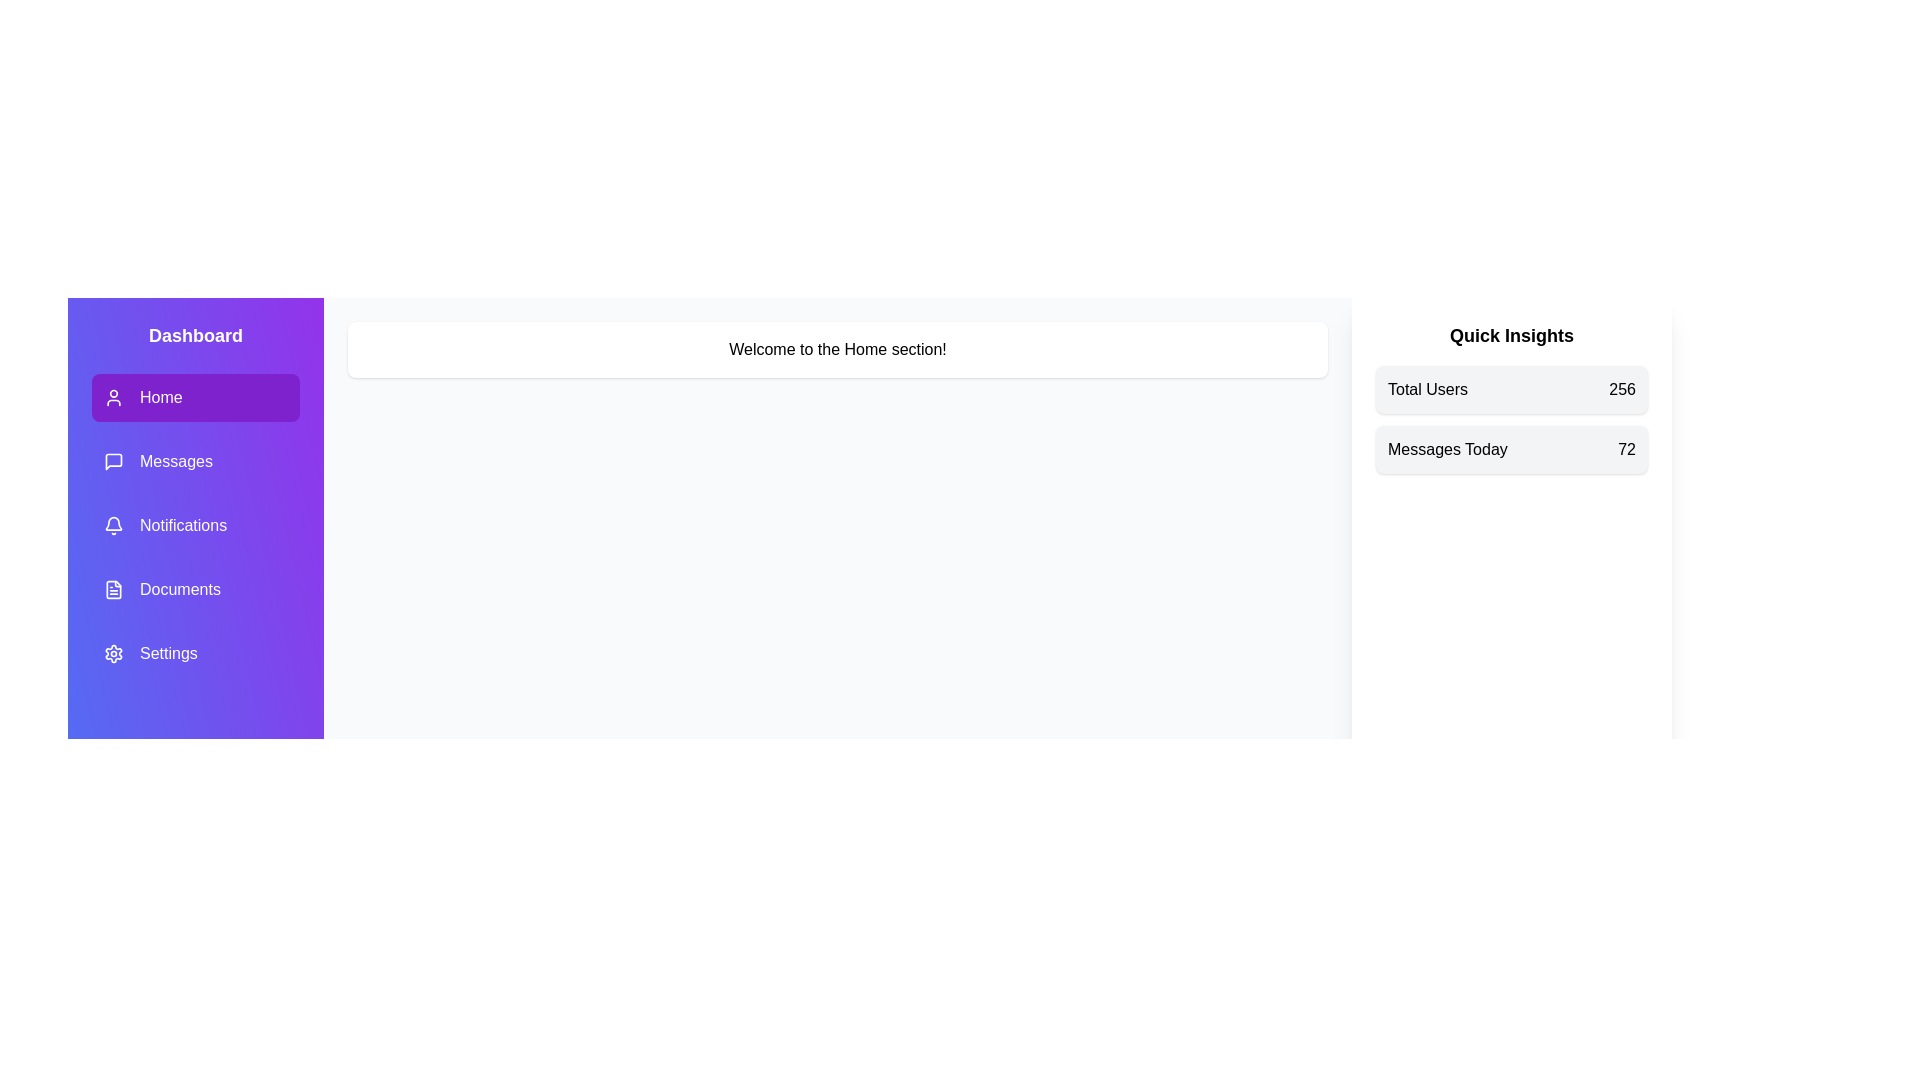 The image size is (1920, 1080). I want to click on the text label that serves as a heading for the widget containing summarized data insights, located at the top of the card with statistics like 'Total Users' and 'Messages Today.', so click(1512, 334).